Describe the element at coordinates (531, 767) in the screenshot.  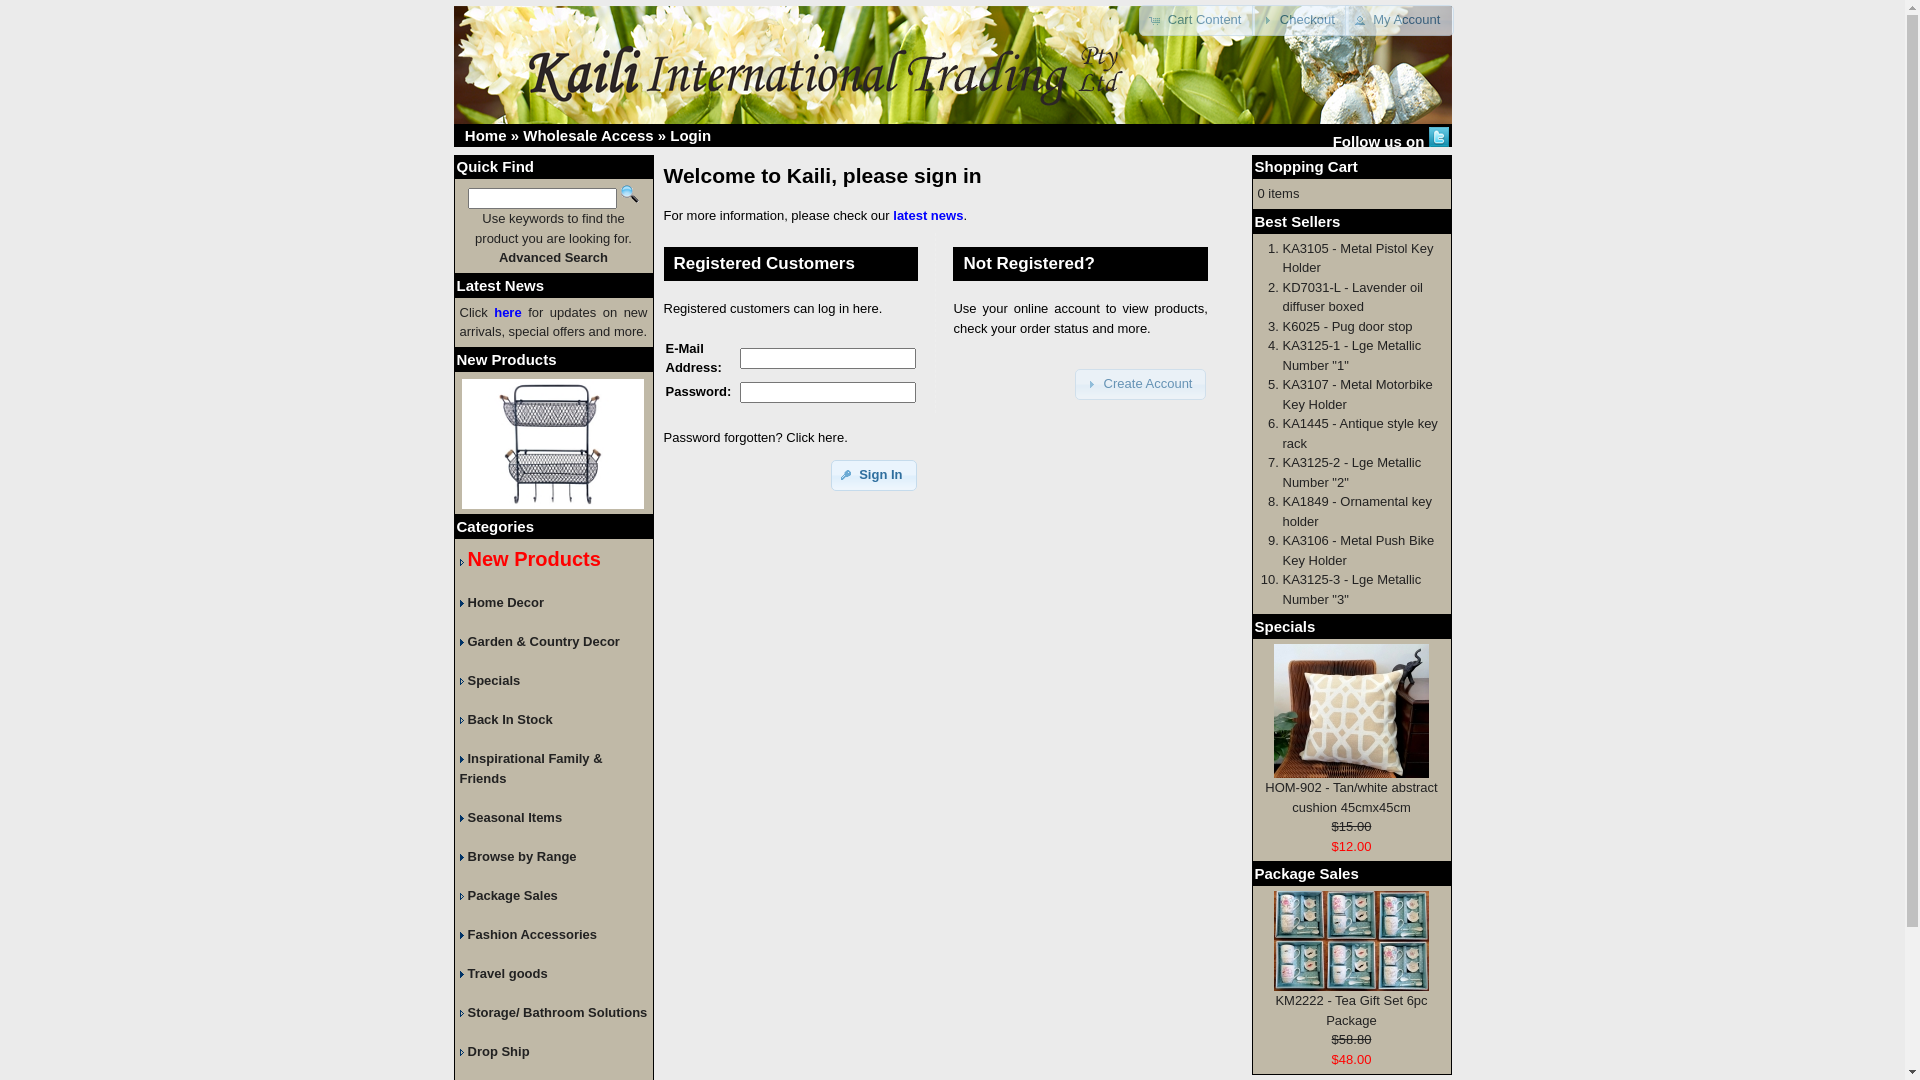
I see `'Inspirational Family & Friends'` at that location.